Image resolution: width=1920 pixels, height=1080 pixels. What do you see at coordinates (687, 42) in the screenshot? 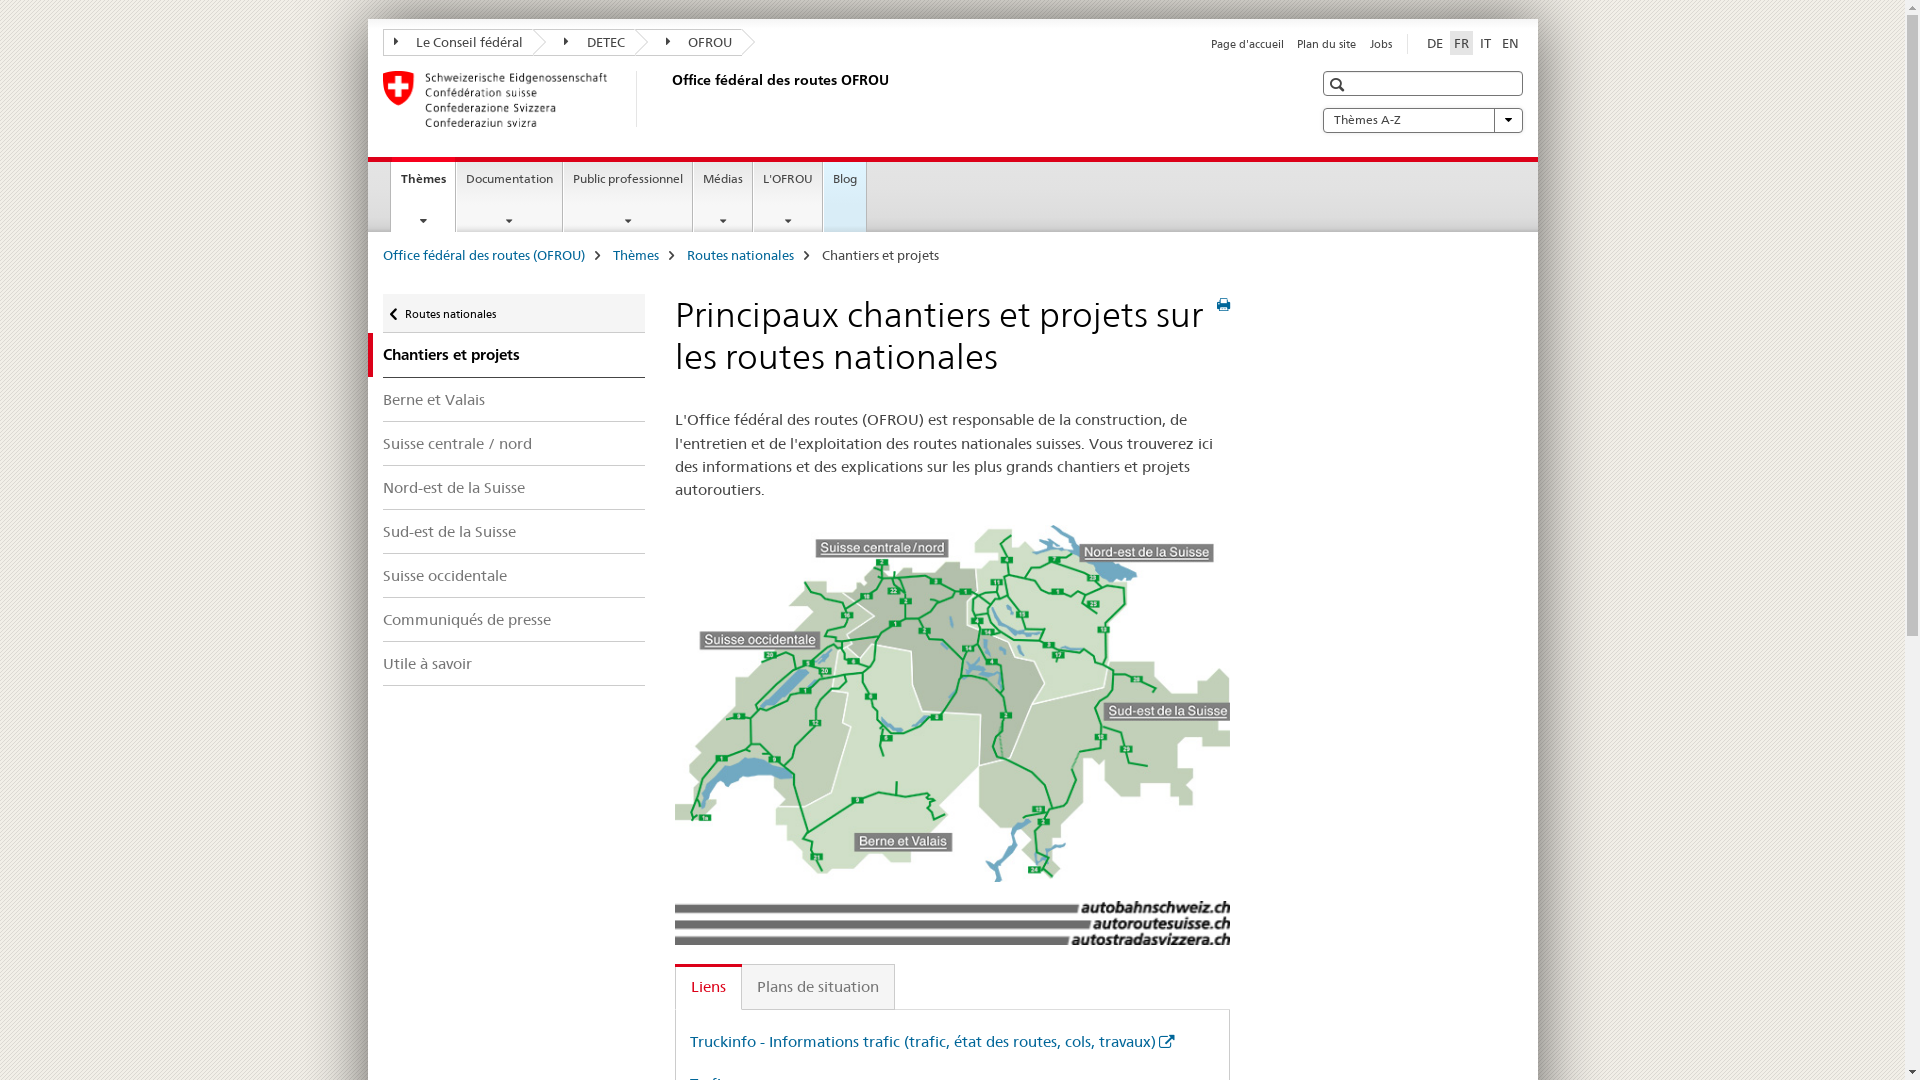
I see `'OFROU'` at bounding box center [687, 42].